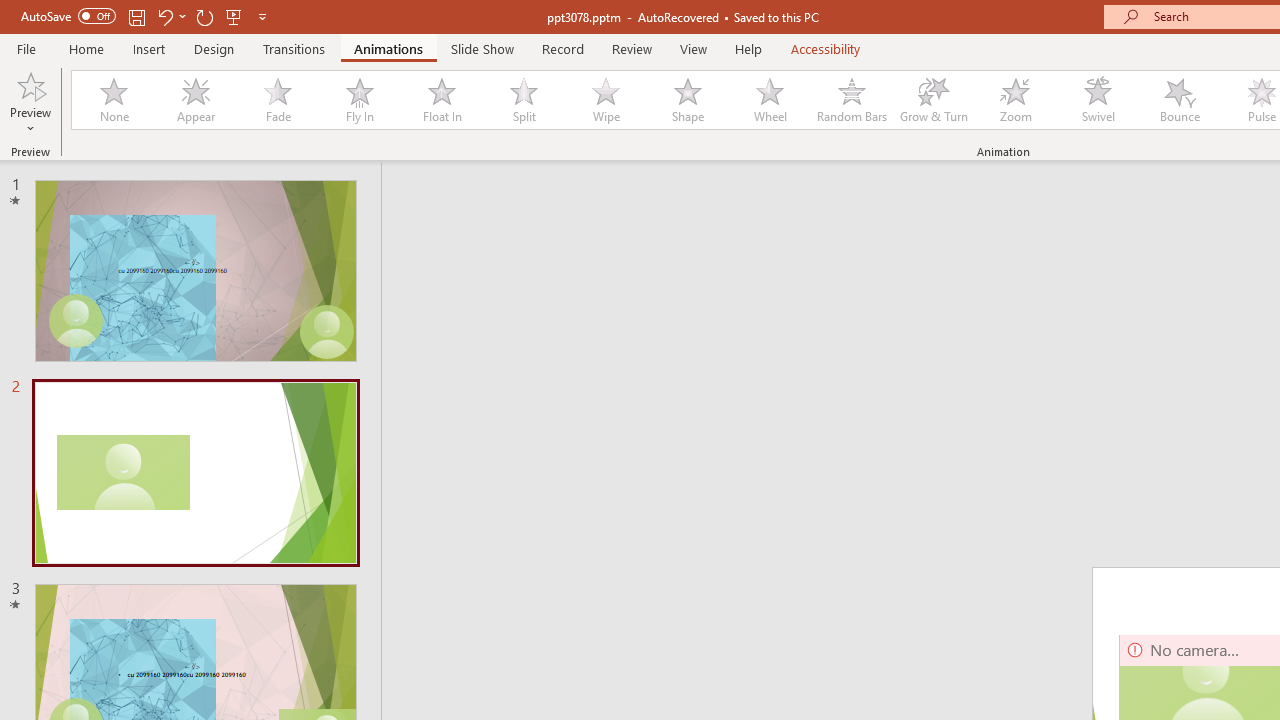  Describe the element at coordinates (933, 100) in the screenshot. I see `'Grow & Turn'` at that location.